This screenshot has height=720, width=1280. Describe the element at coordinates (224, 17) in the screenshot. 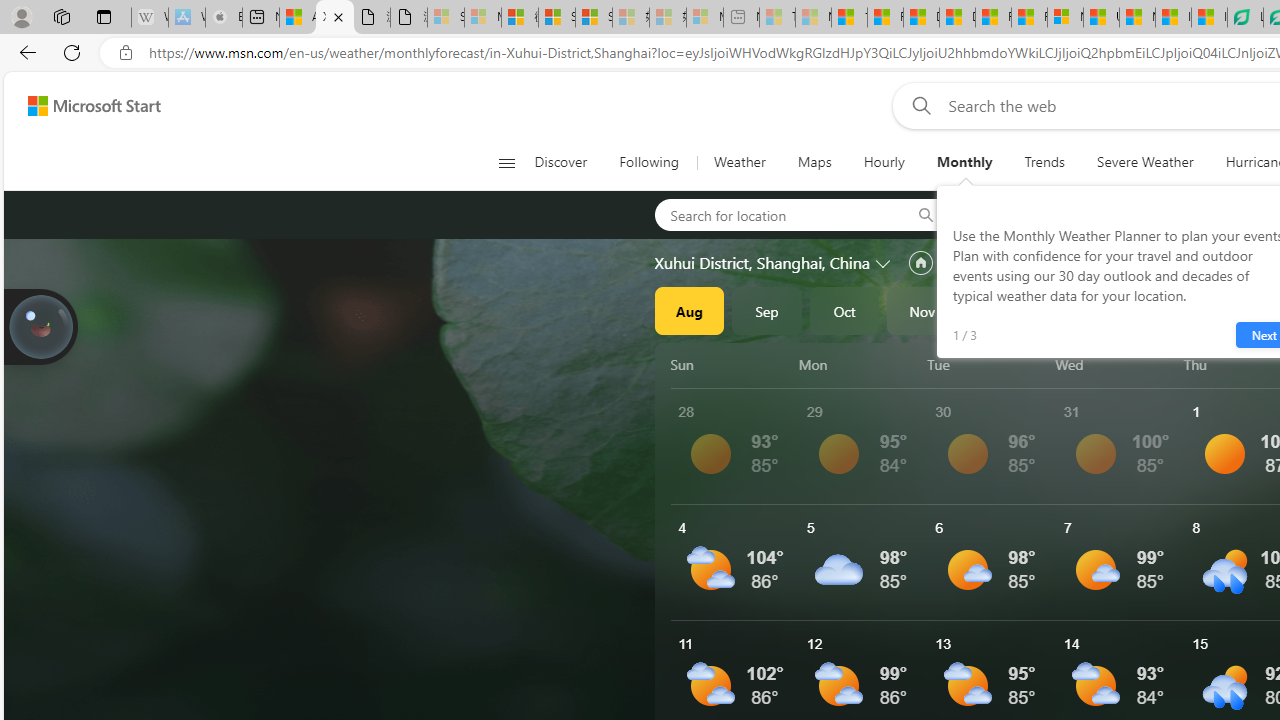

I see `'Buy iPad - Apple - Sleeping'` at that location.